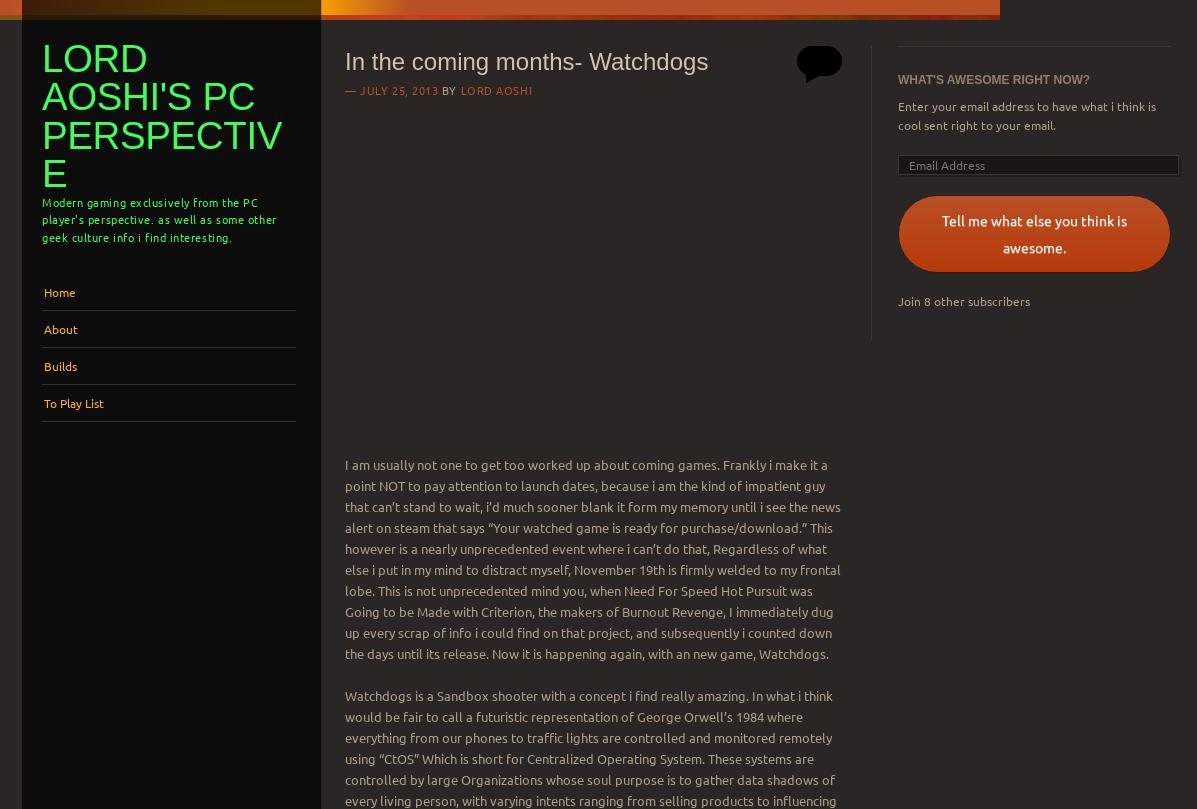 Image resolution: width=1197 pixels, height=809 pixels. Describe the element at coordinates (61, 327) in the screenshot. I see `'About'` at that location.